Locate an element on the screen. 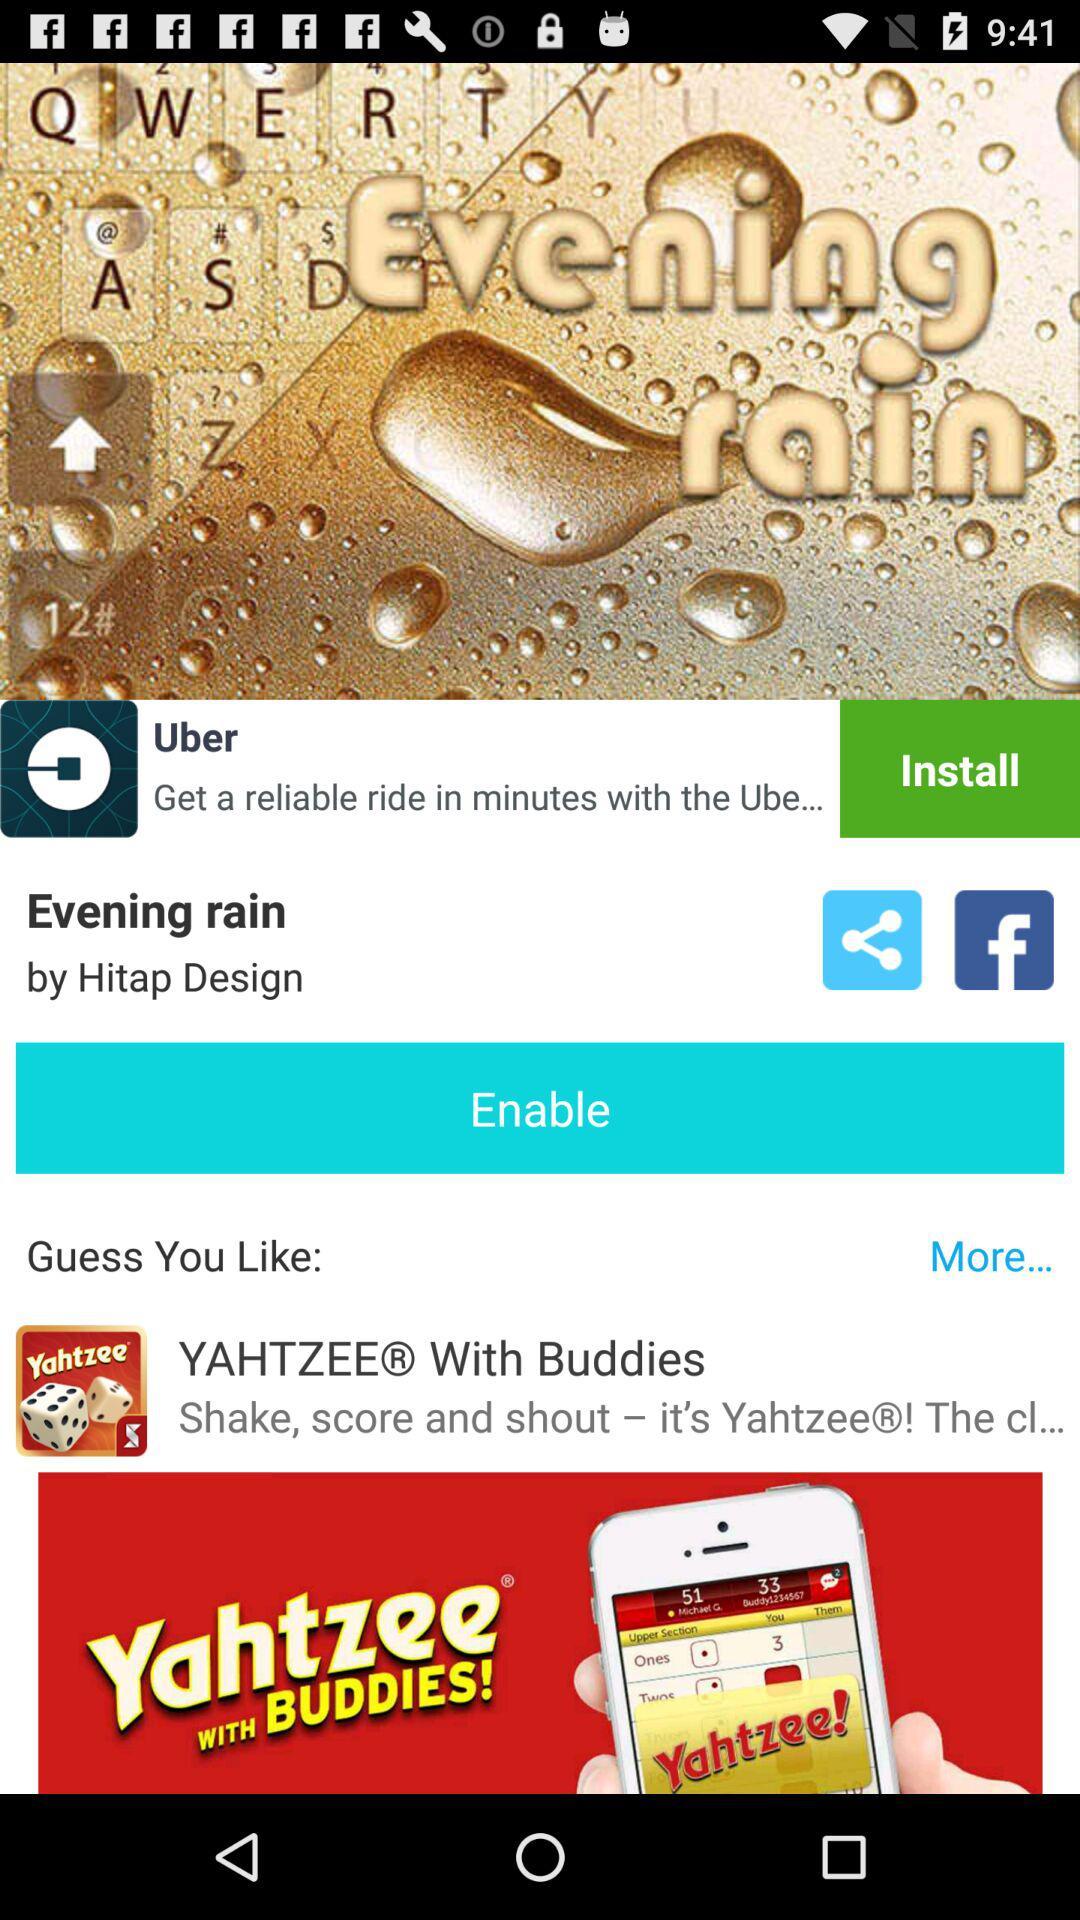  icon next to the by hitap design icon is located at coordinates (871, 939).